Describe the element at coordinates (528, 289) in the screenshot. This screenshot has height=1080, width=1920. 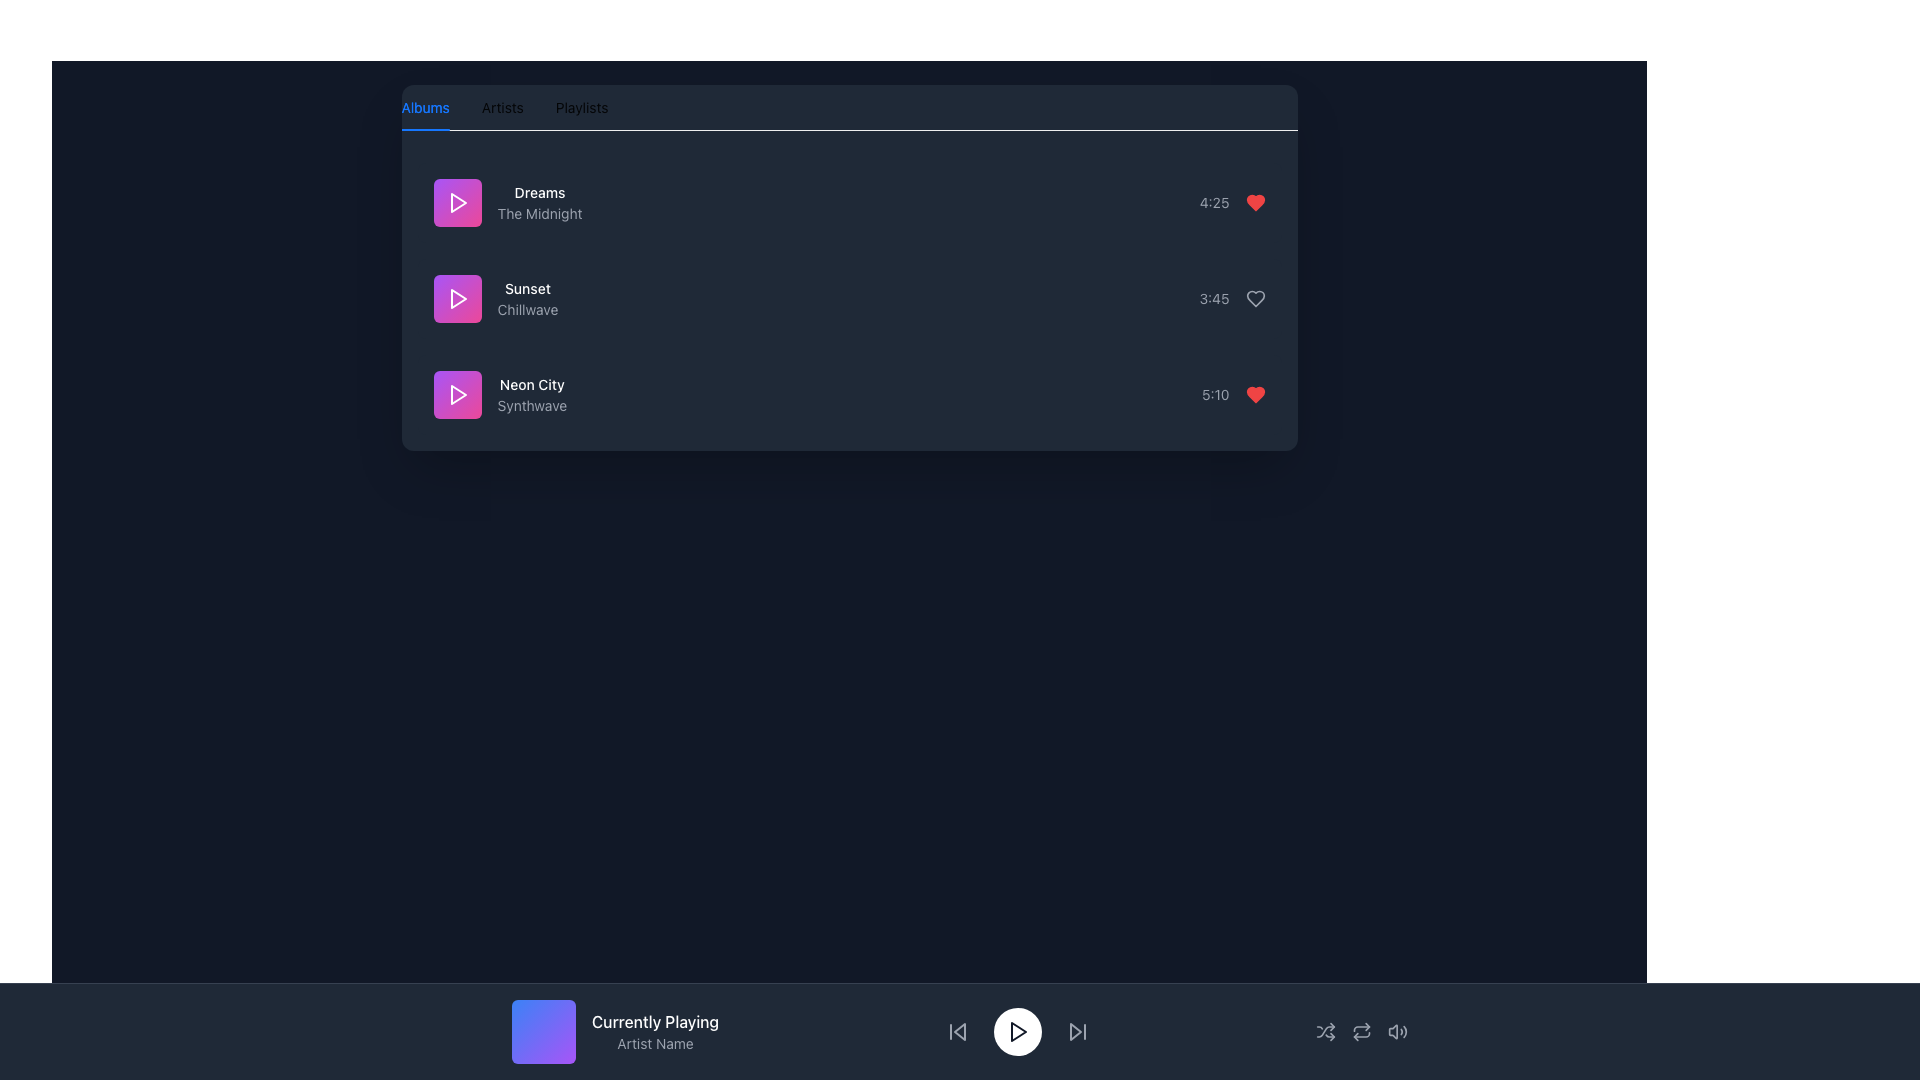
I see `displayed text of the static label showing the track name 'Sunset', which is positioned above the text 'Chillwave' in the playlist interface` at that location.